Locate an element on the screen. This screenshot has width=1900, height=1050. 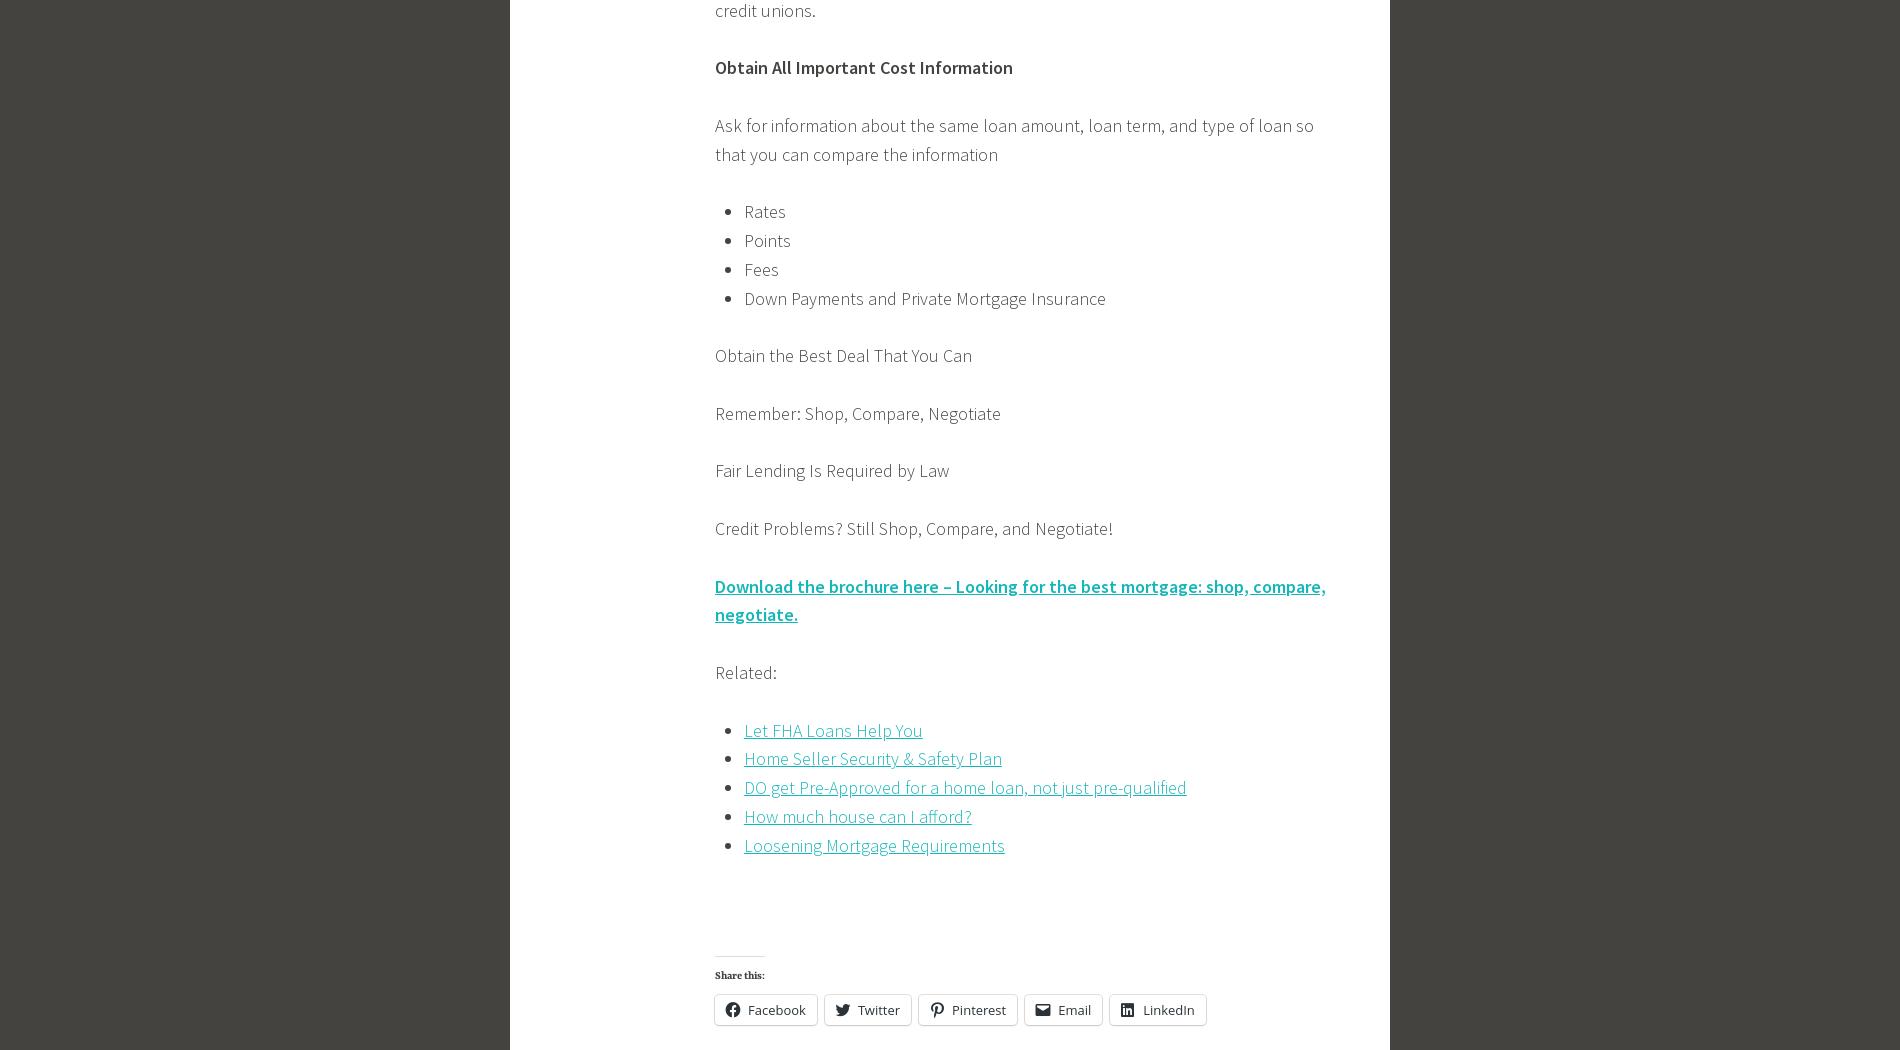
'Remember: Shop, Compare, Negotiate' is located at coordinates (857, 412).